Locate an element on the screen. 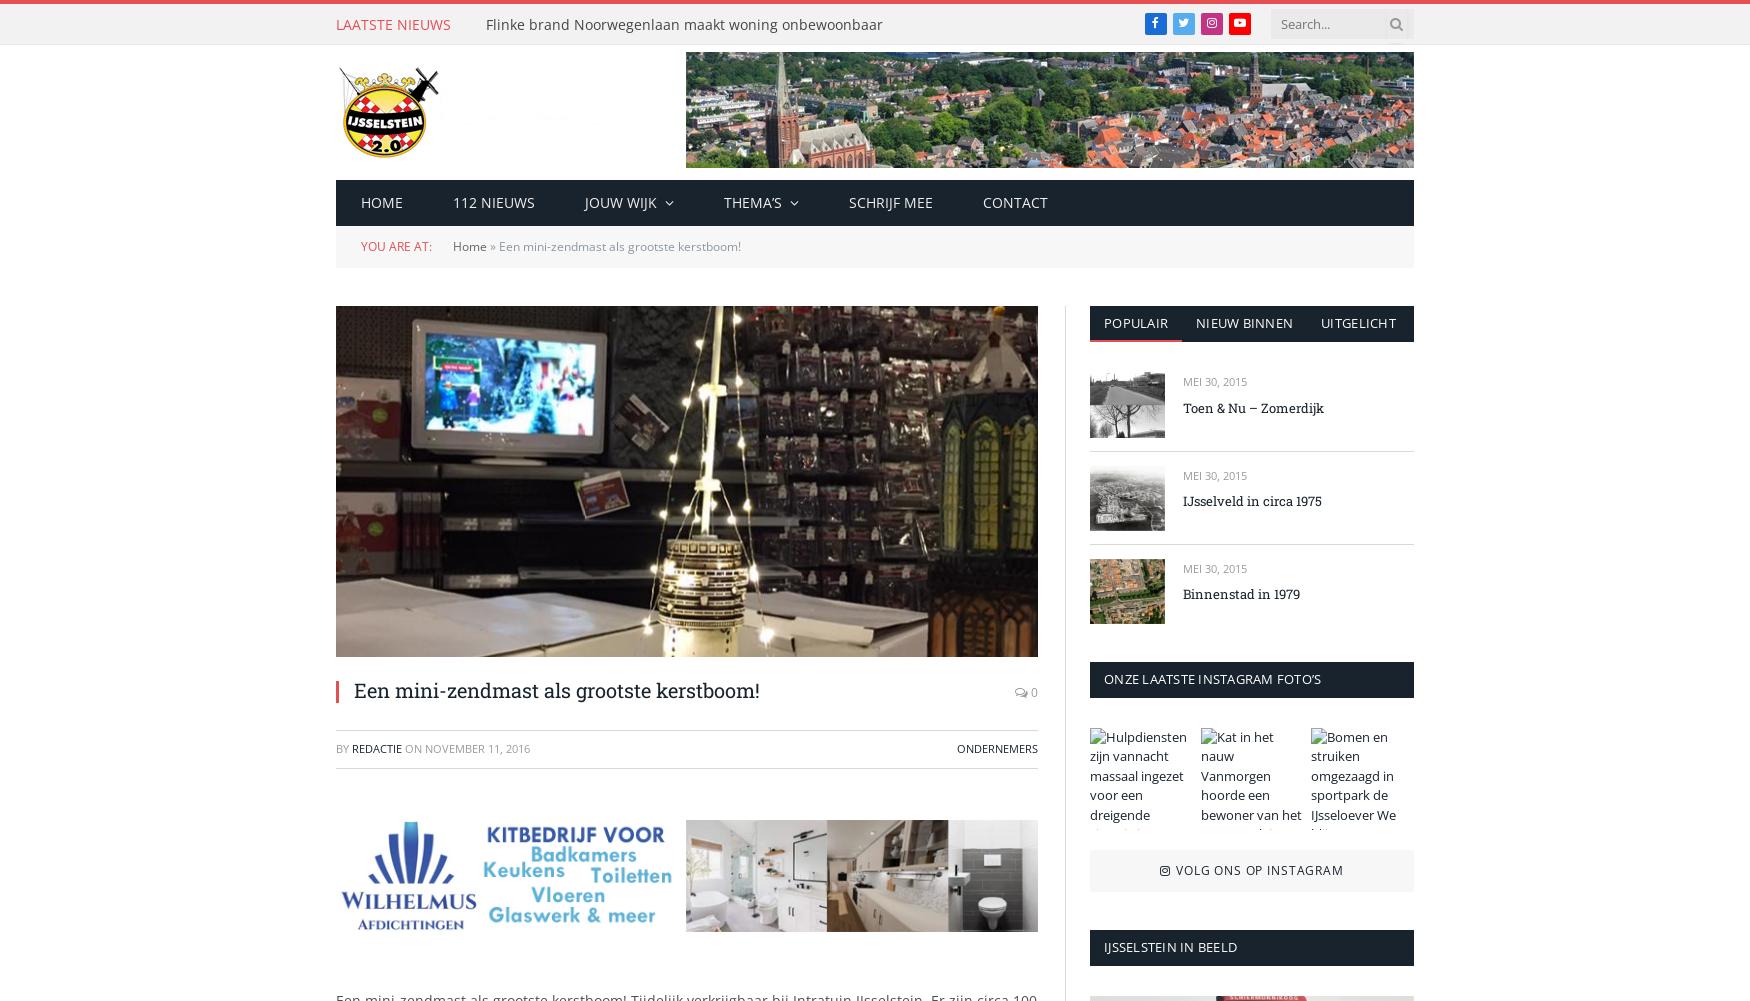 The width and height of the screenshot is (1750, 1001). '112 nieuws' is located at coordinates (494, 201).